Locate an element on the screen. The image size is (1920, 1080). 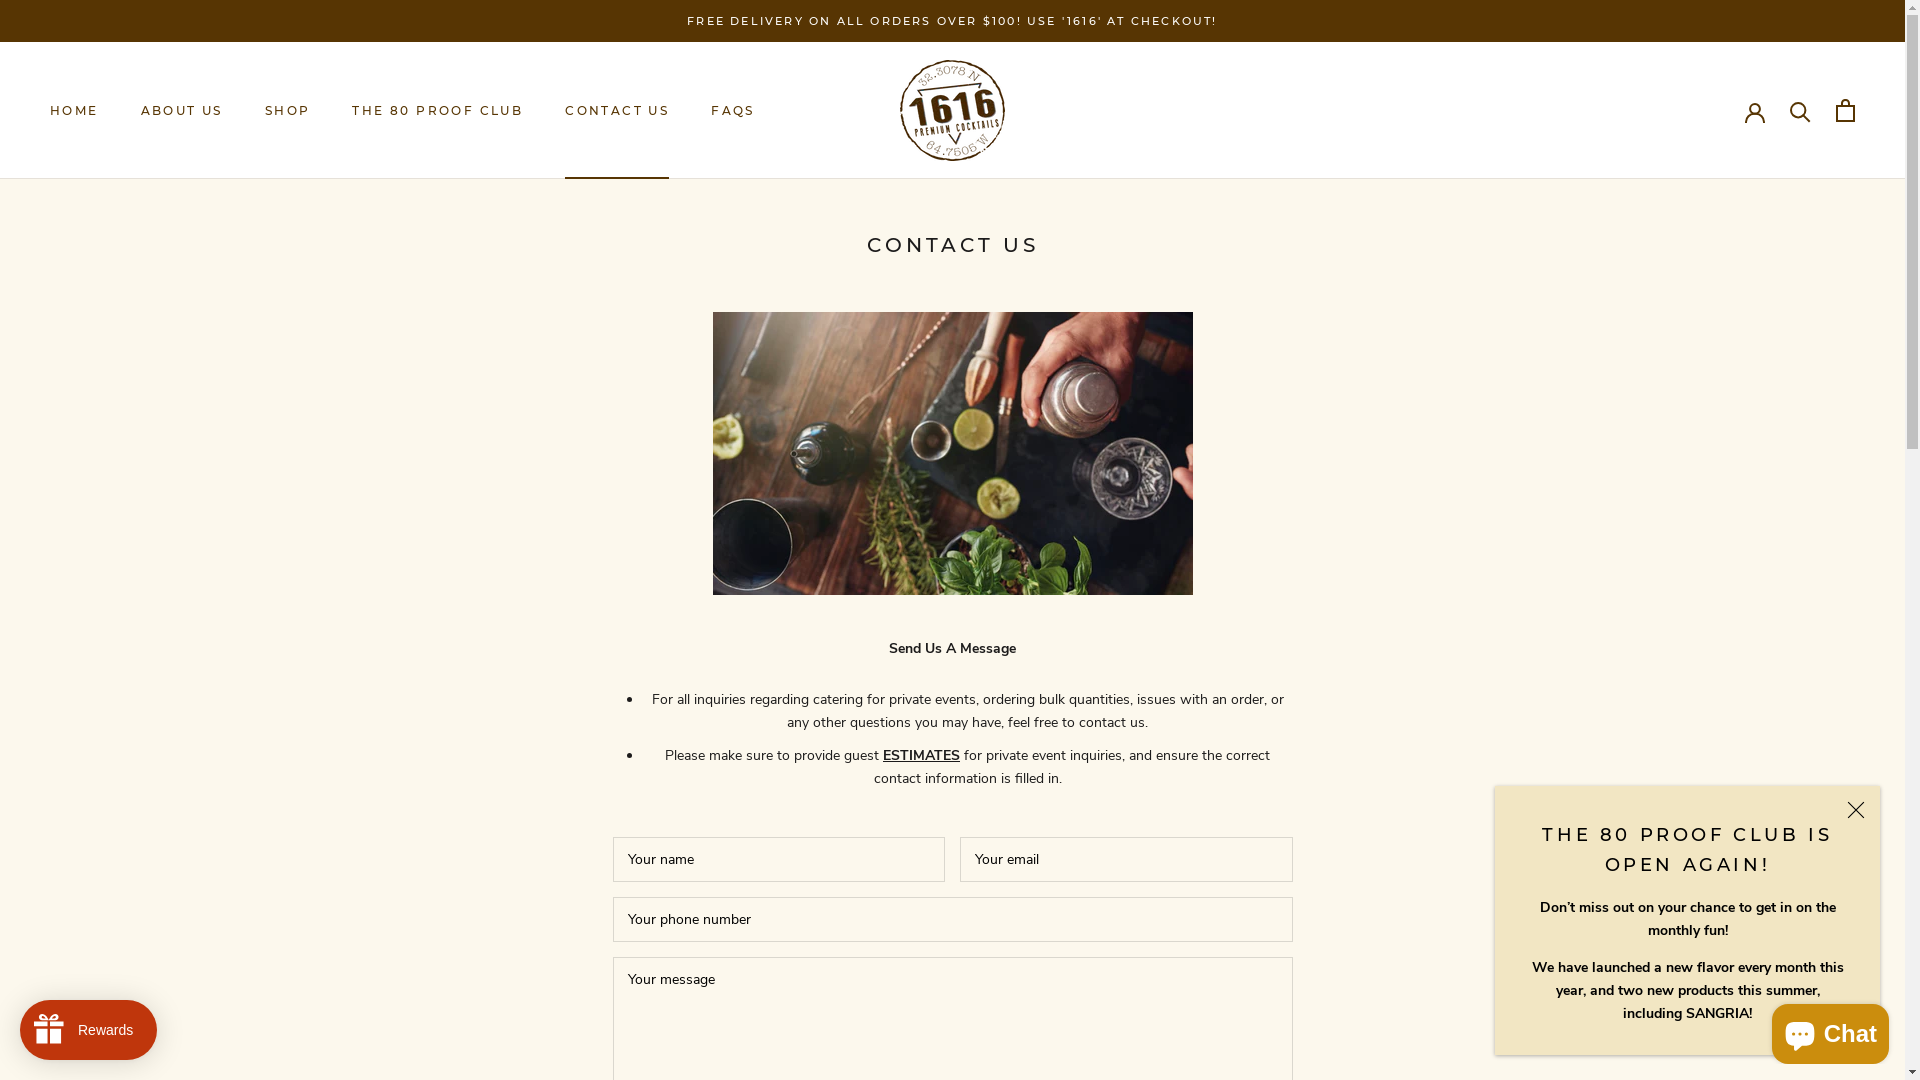
'FAQS is located at coordinates (732, 110).